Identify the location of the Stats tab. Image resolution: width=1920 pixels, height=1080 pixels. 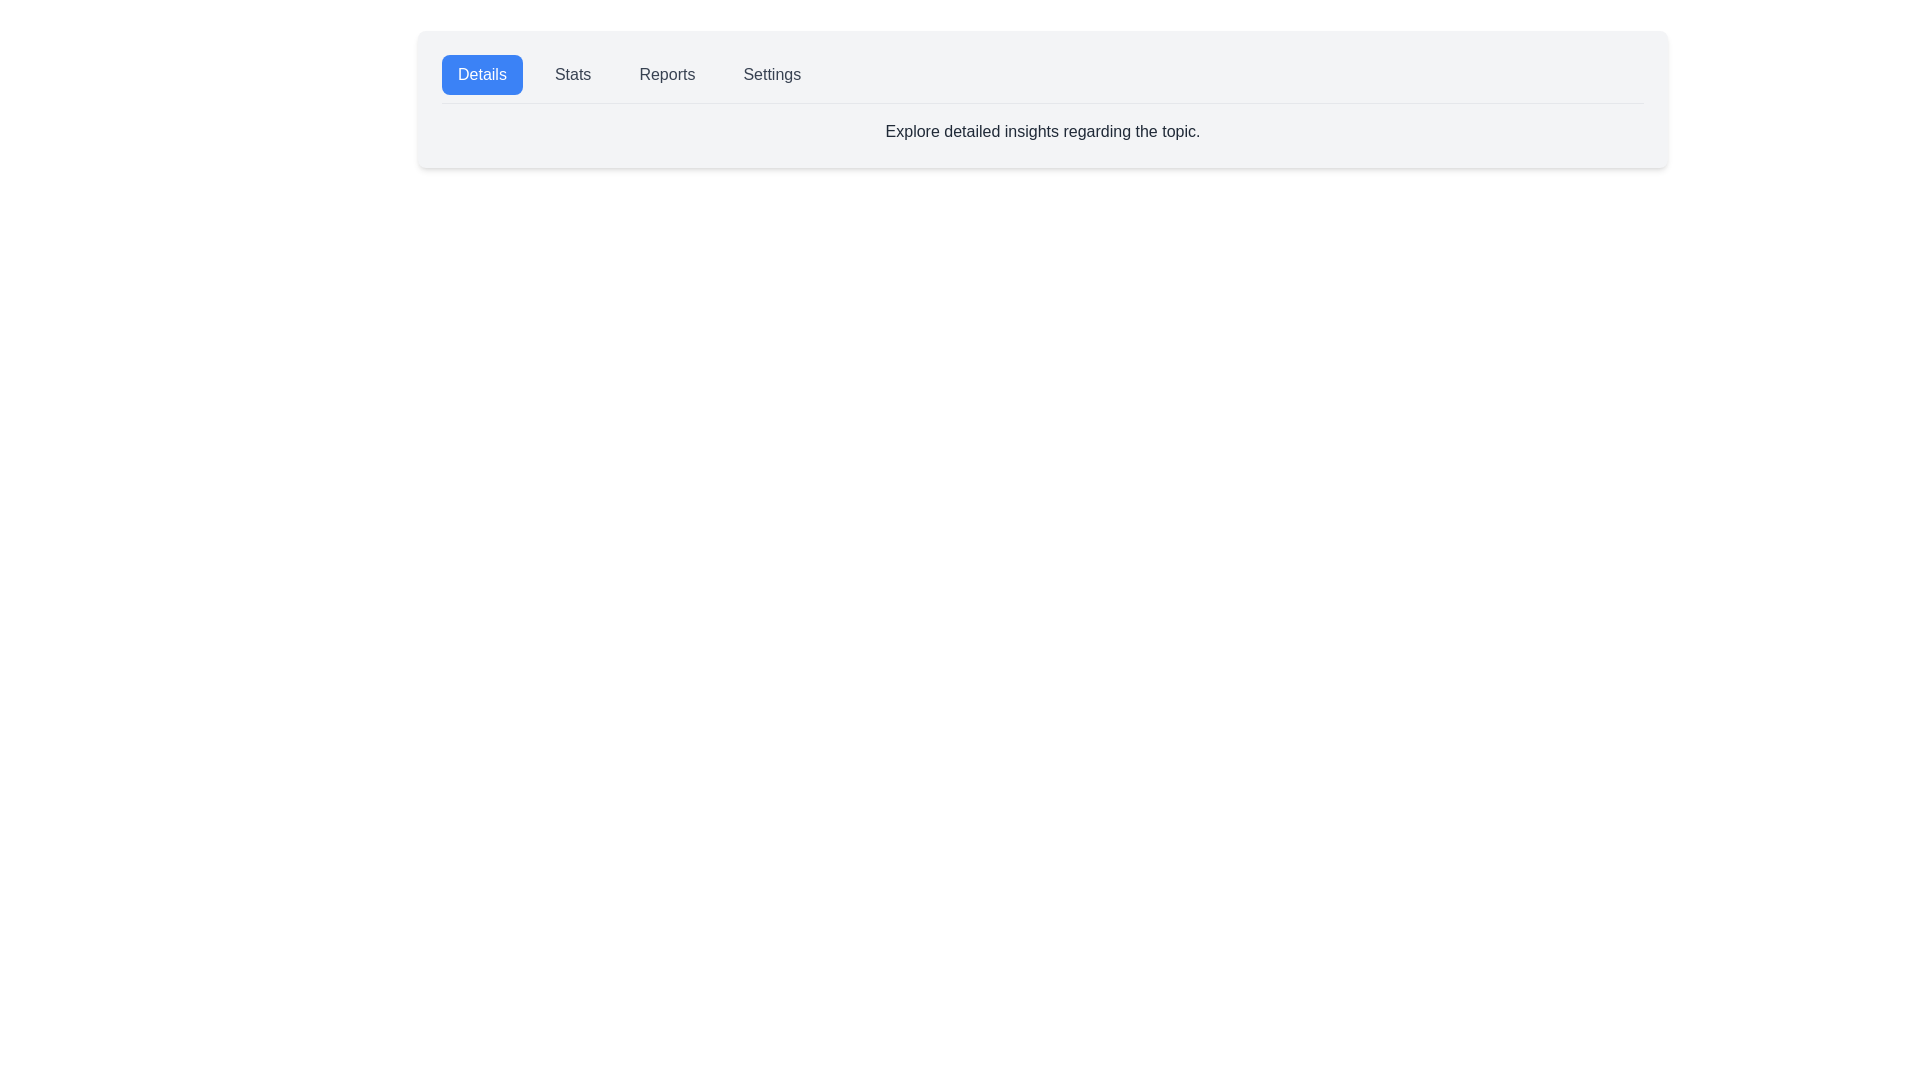
(572, 73).